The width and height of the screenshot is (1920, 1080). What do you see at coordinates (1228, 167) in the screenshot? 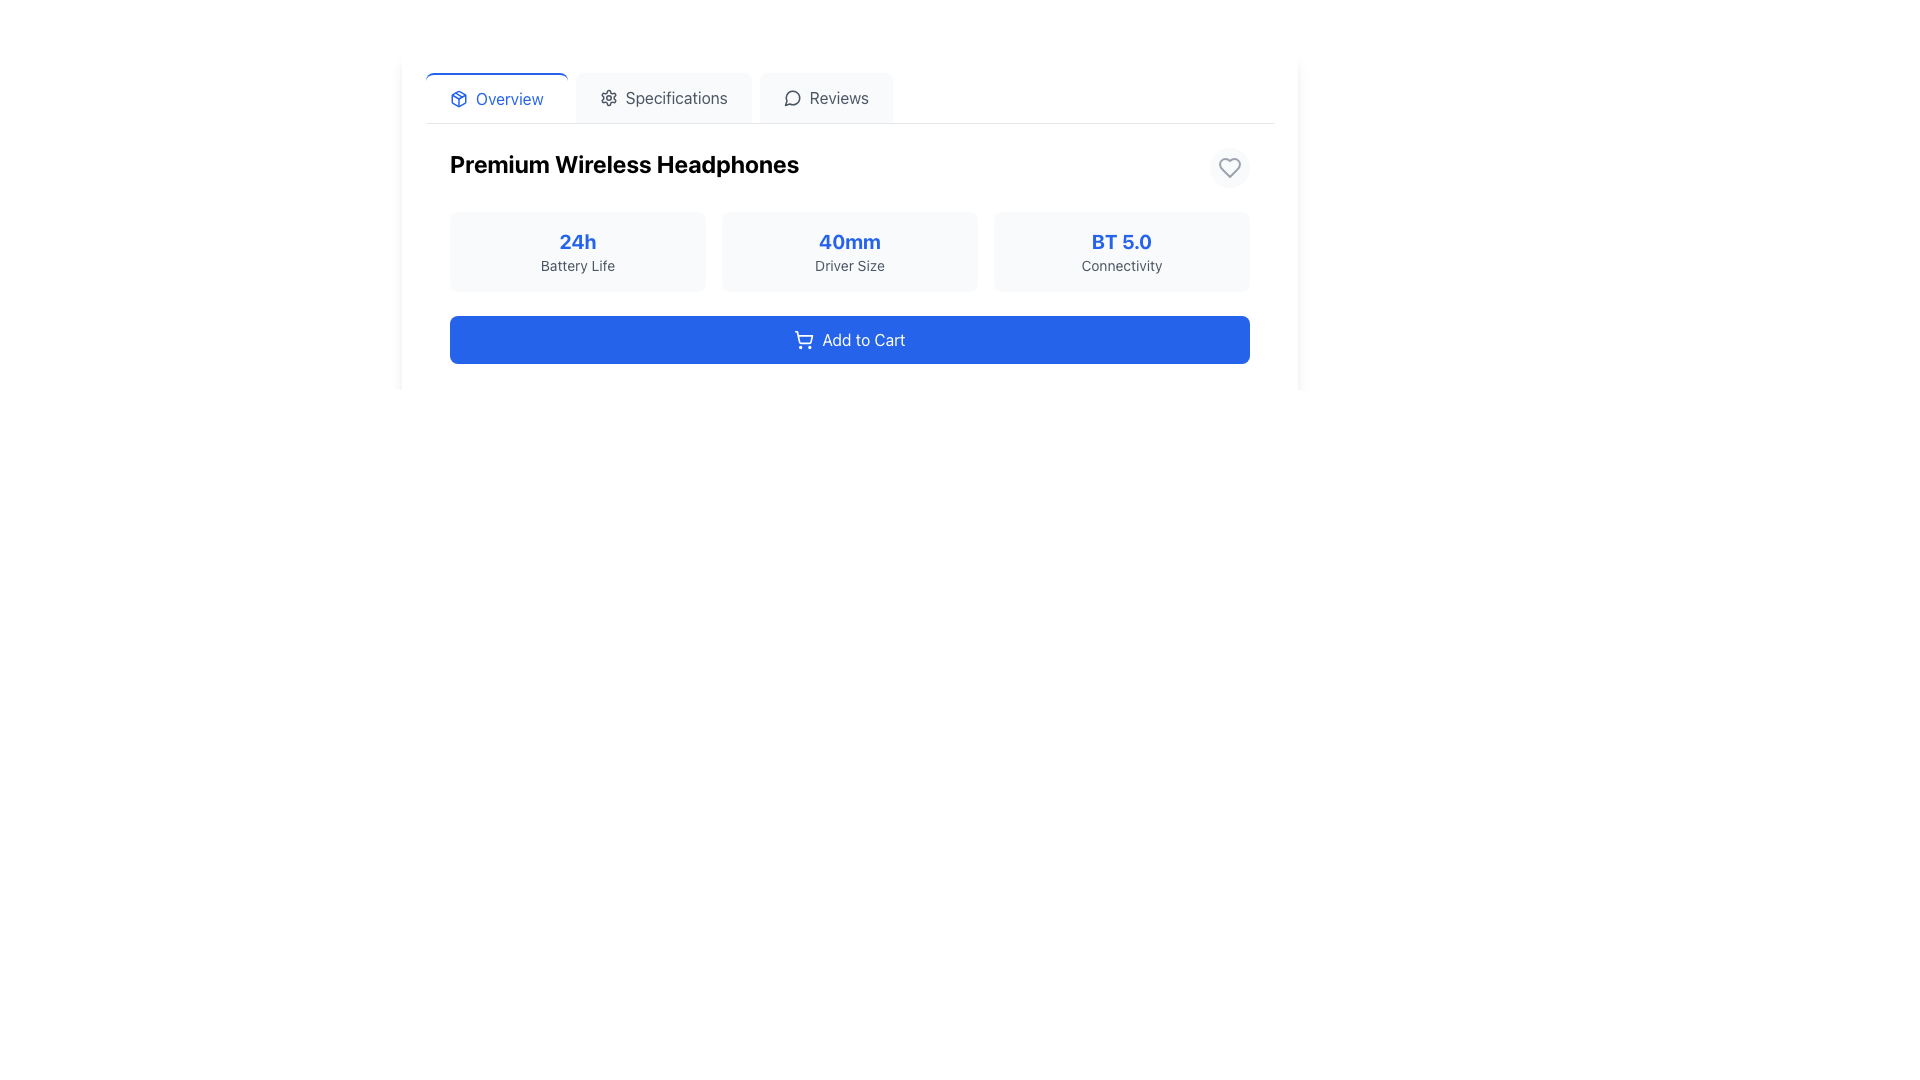
I see `the heart-shaped favorite button located in the top right area of the interface to mark the item as a favorite` at bounding box center [1228, 167].